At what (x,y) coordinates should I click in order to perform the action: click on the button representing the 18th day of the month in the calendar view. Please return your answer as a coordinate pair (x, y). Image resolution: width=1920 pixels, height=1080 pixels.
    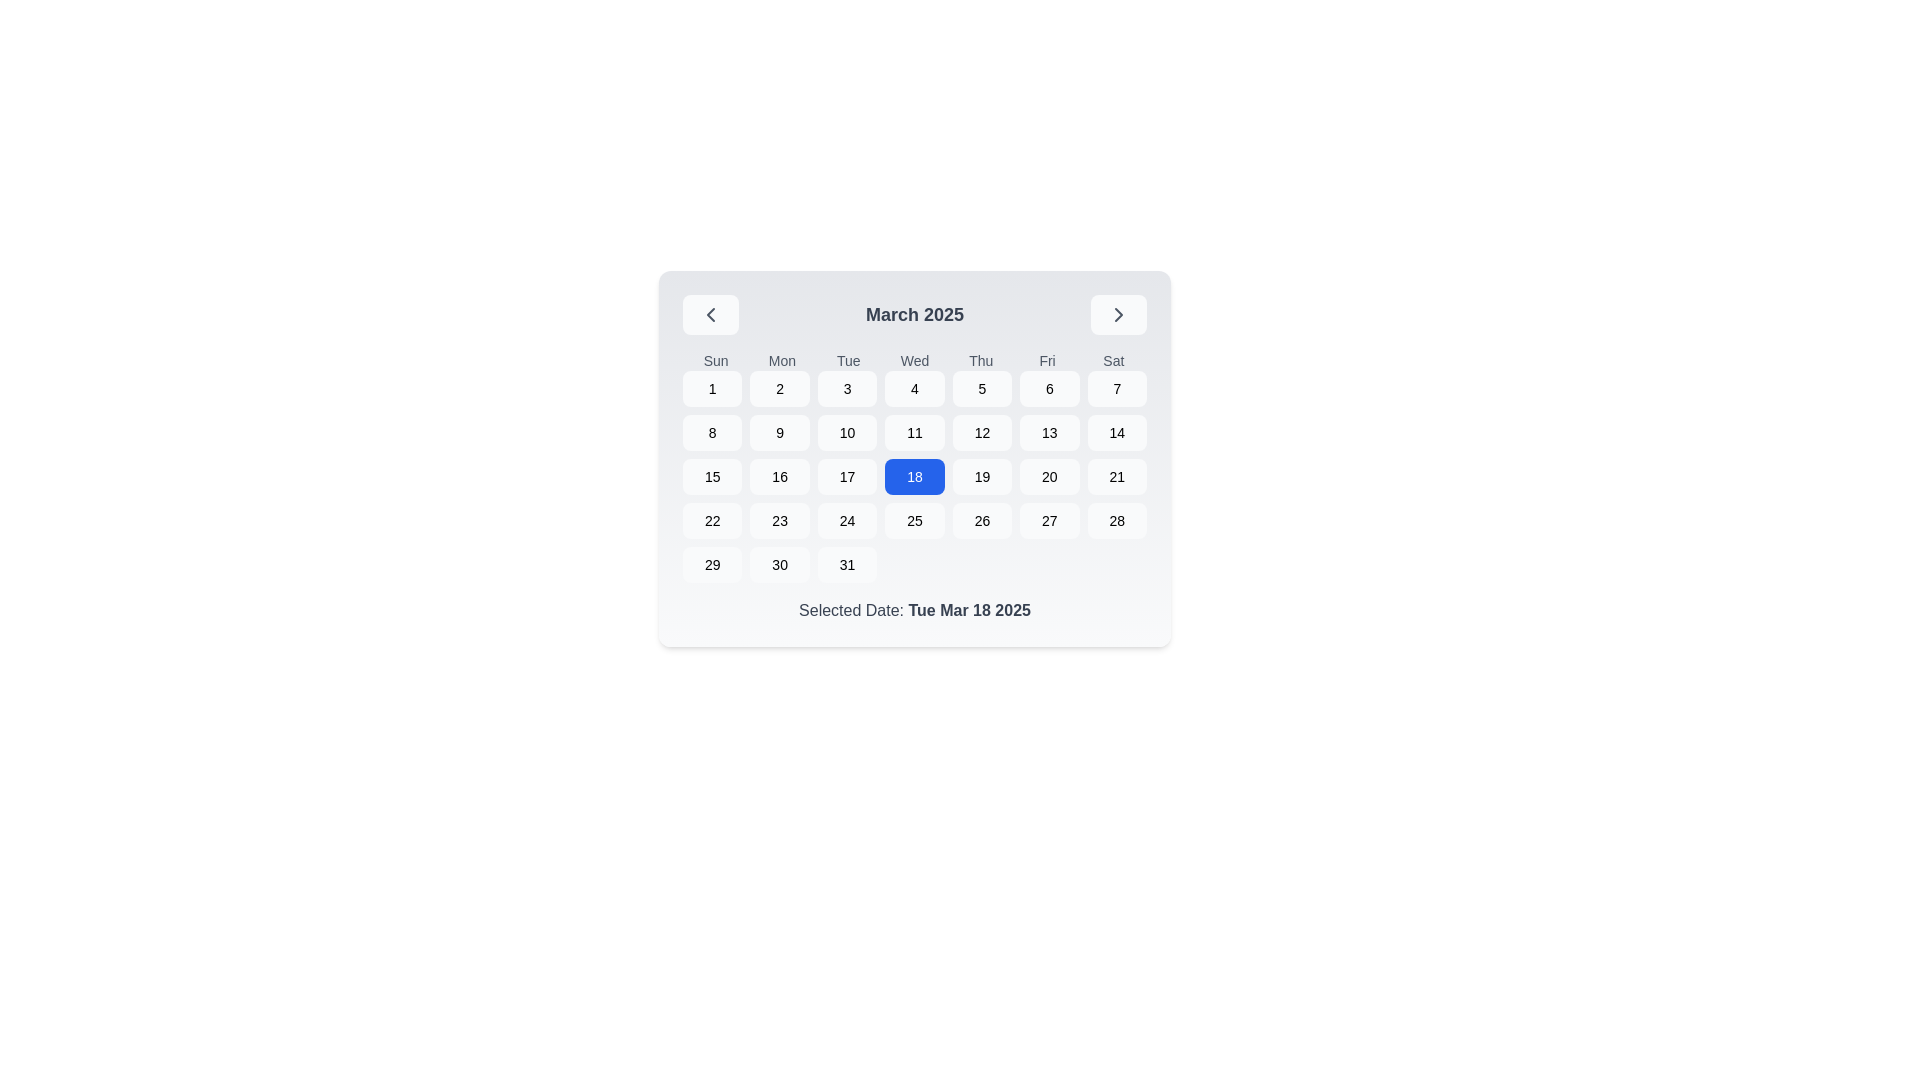
    Looking at the image, I should click on (914, 477).